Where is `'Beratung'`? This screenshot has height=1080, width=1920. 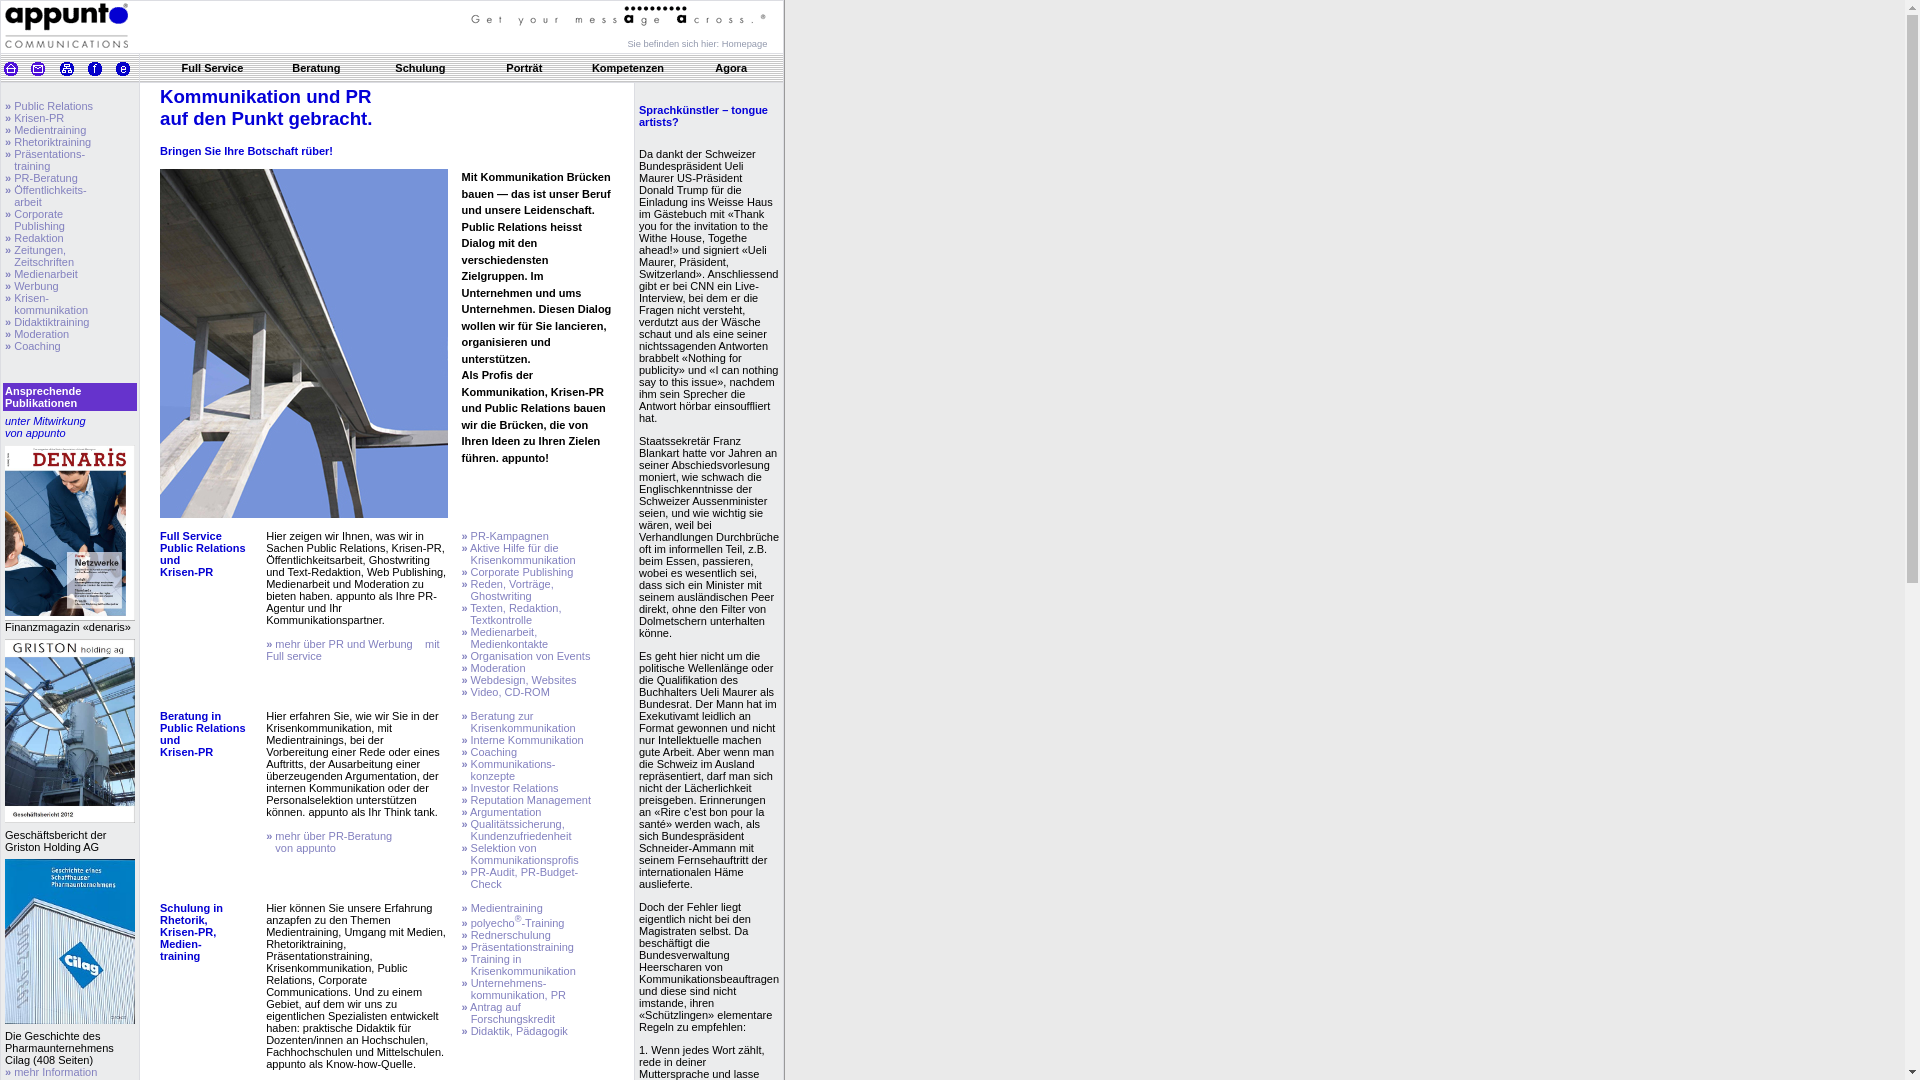 'Beratung' is located at coordinates (315, 67).